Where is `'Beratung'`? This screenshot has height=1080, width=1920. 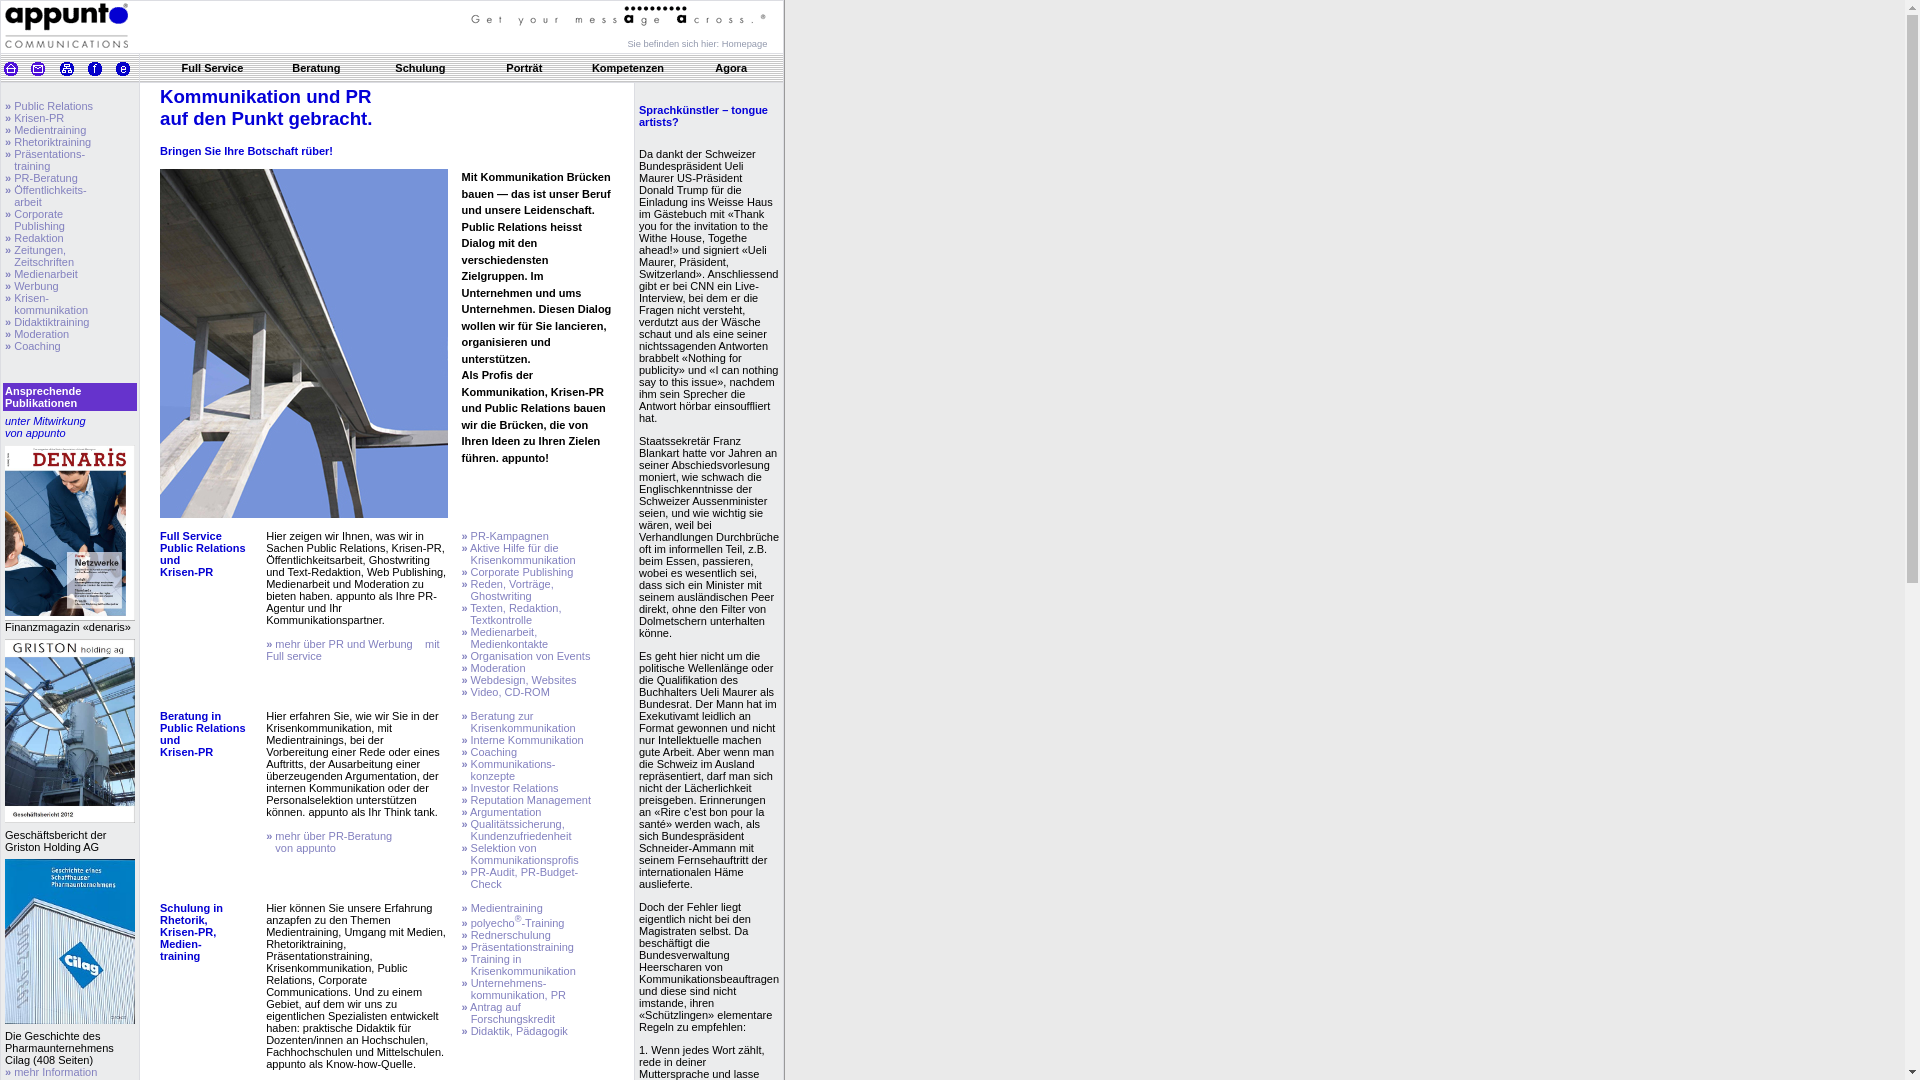 'Beratung' is located at coordinates (315, 67).